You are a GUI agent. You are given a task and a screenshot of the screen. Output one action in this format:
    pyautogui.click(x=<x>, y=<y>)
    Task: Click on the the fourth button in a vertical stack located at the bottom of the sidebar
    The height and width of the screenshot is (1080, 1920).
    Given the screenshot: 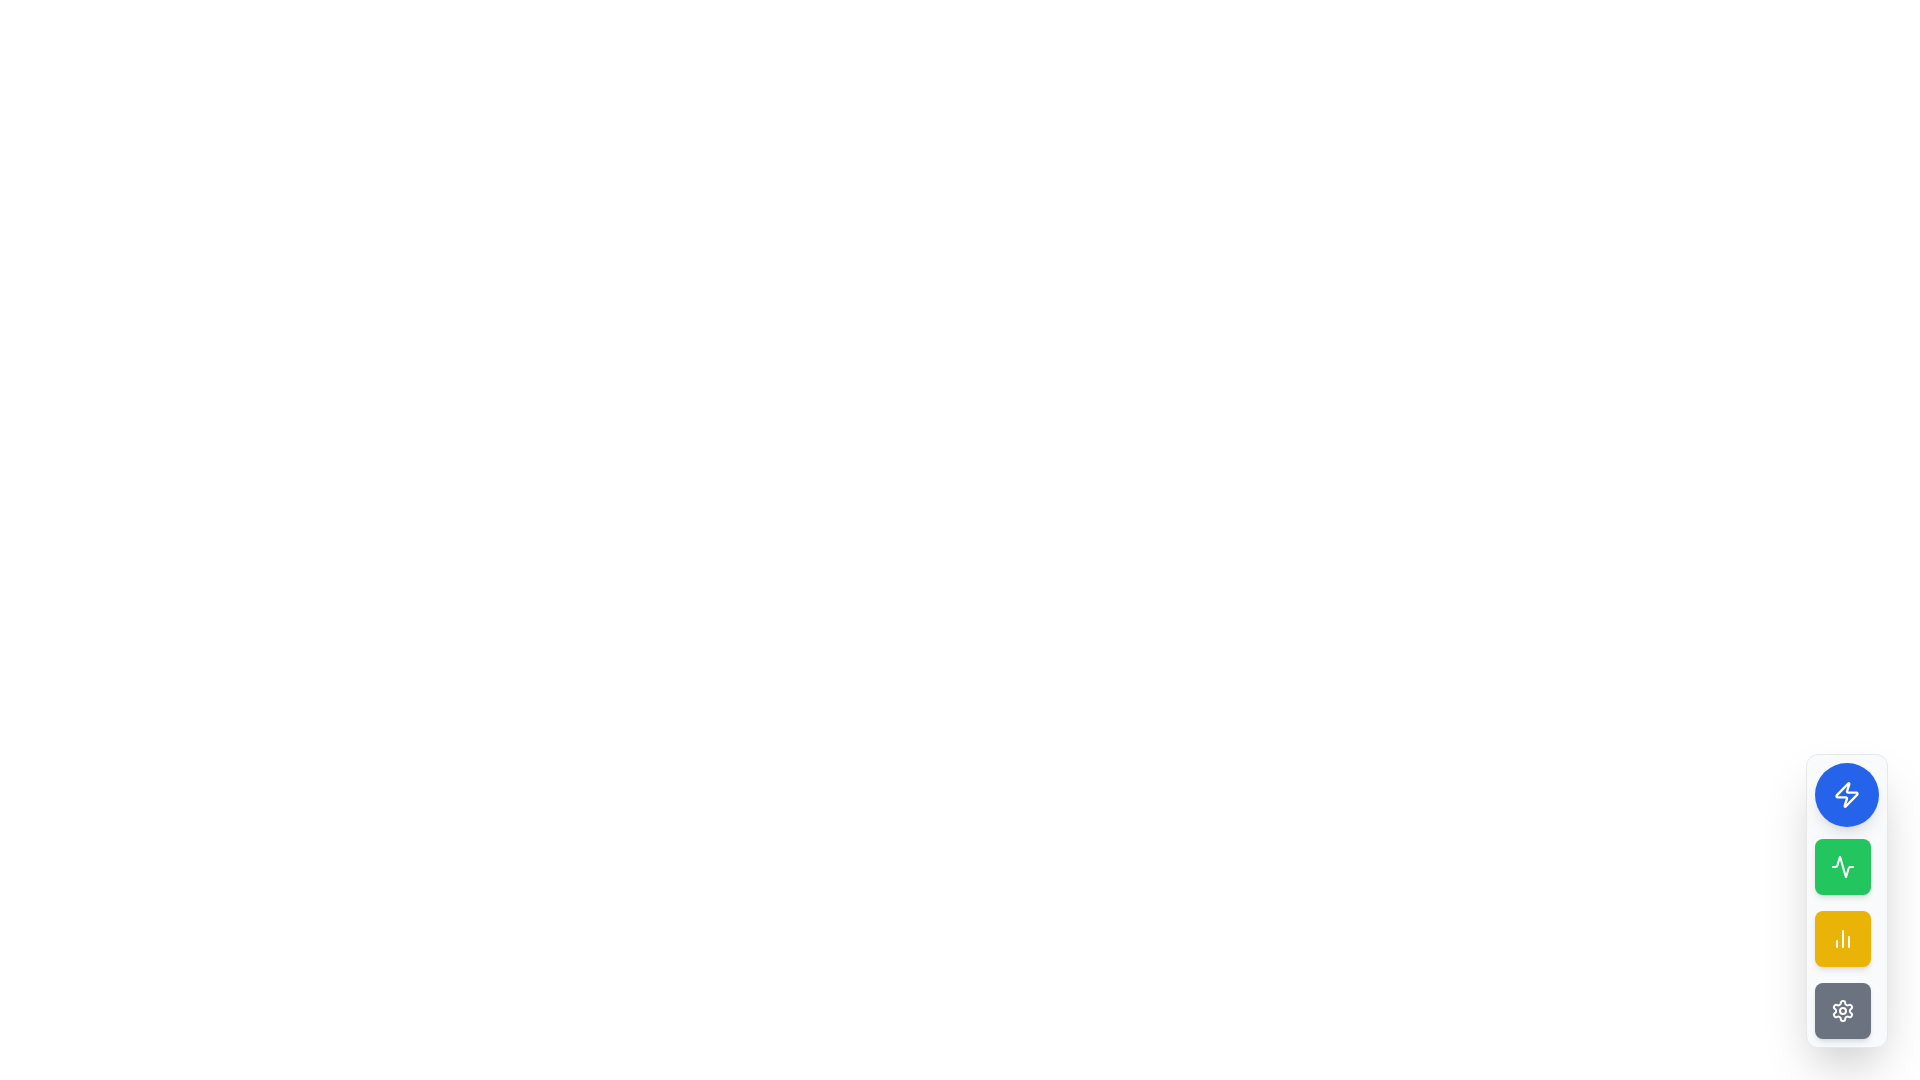 What is the action you would take?
    pyautogui.click(x=1842, y=1010)
    